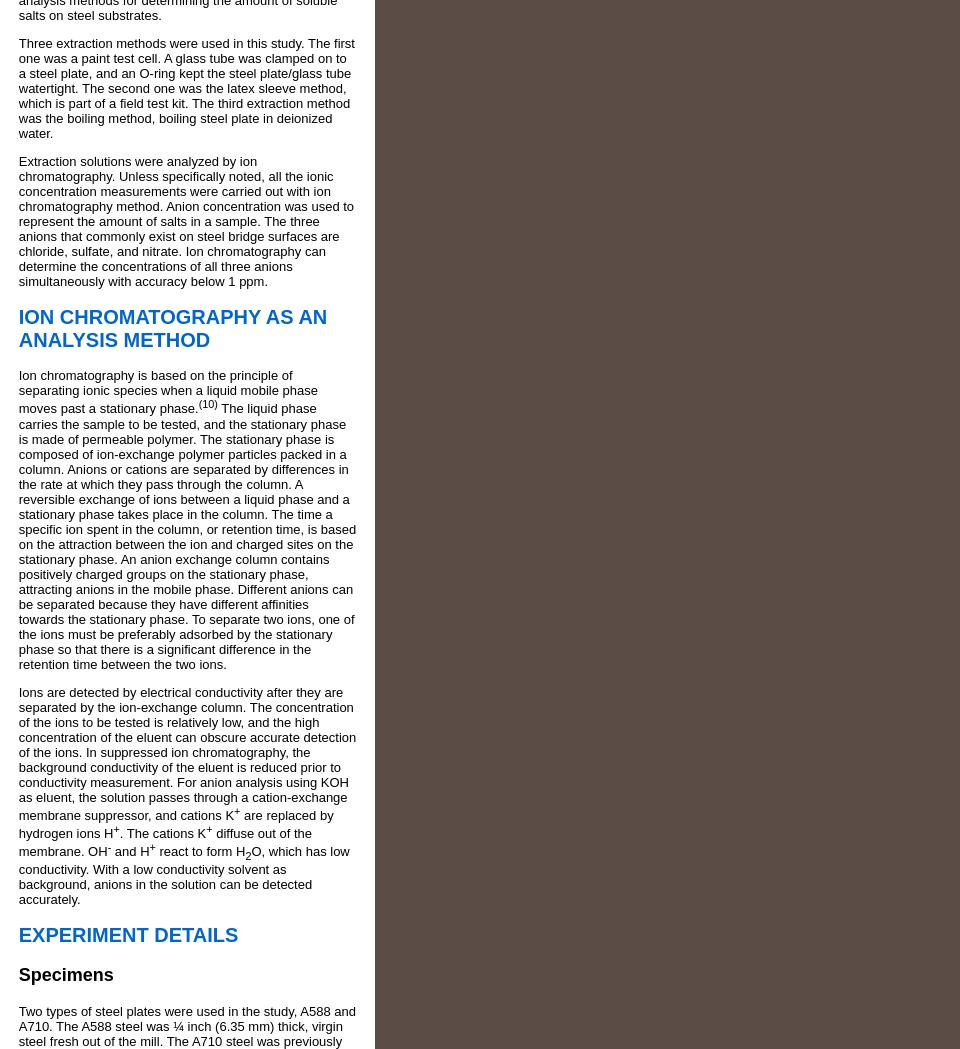 The height and width of the screenshot is (1049, 960). I want to click on '. The cations K', so click(119, 832).